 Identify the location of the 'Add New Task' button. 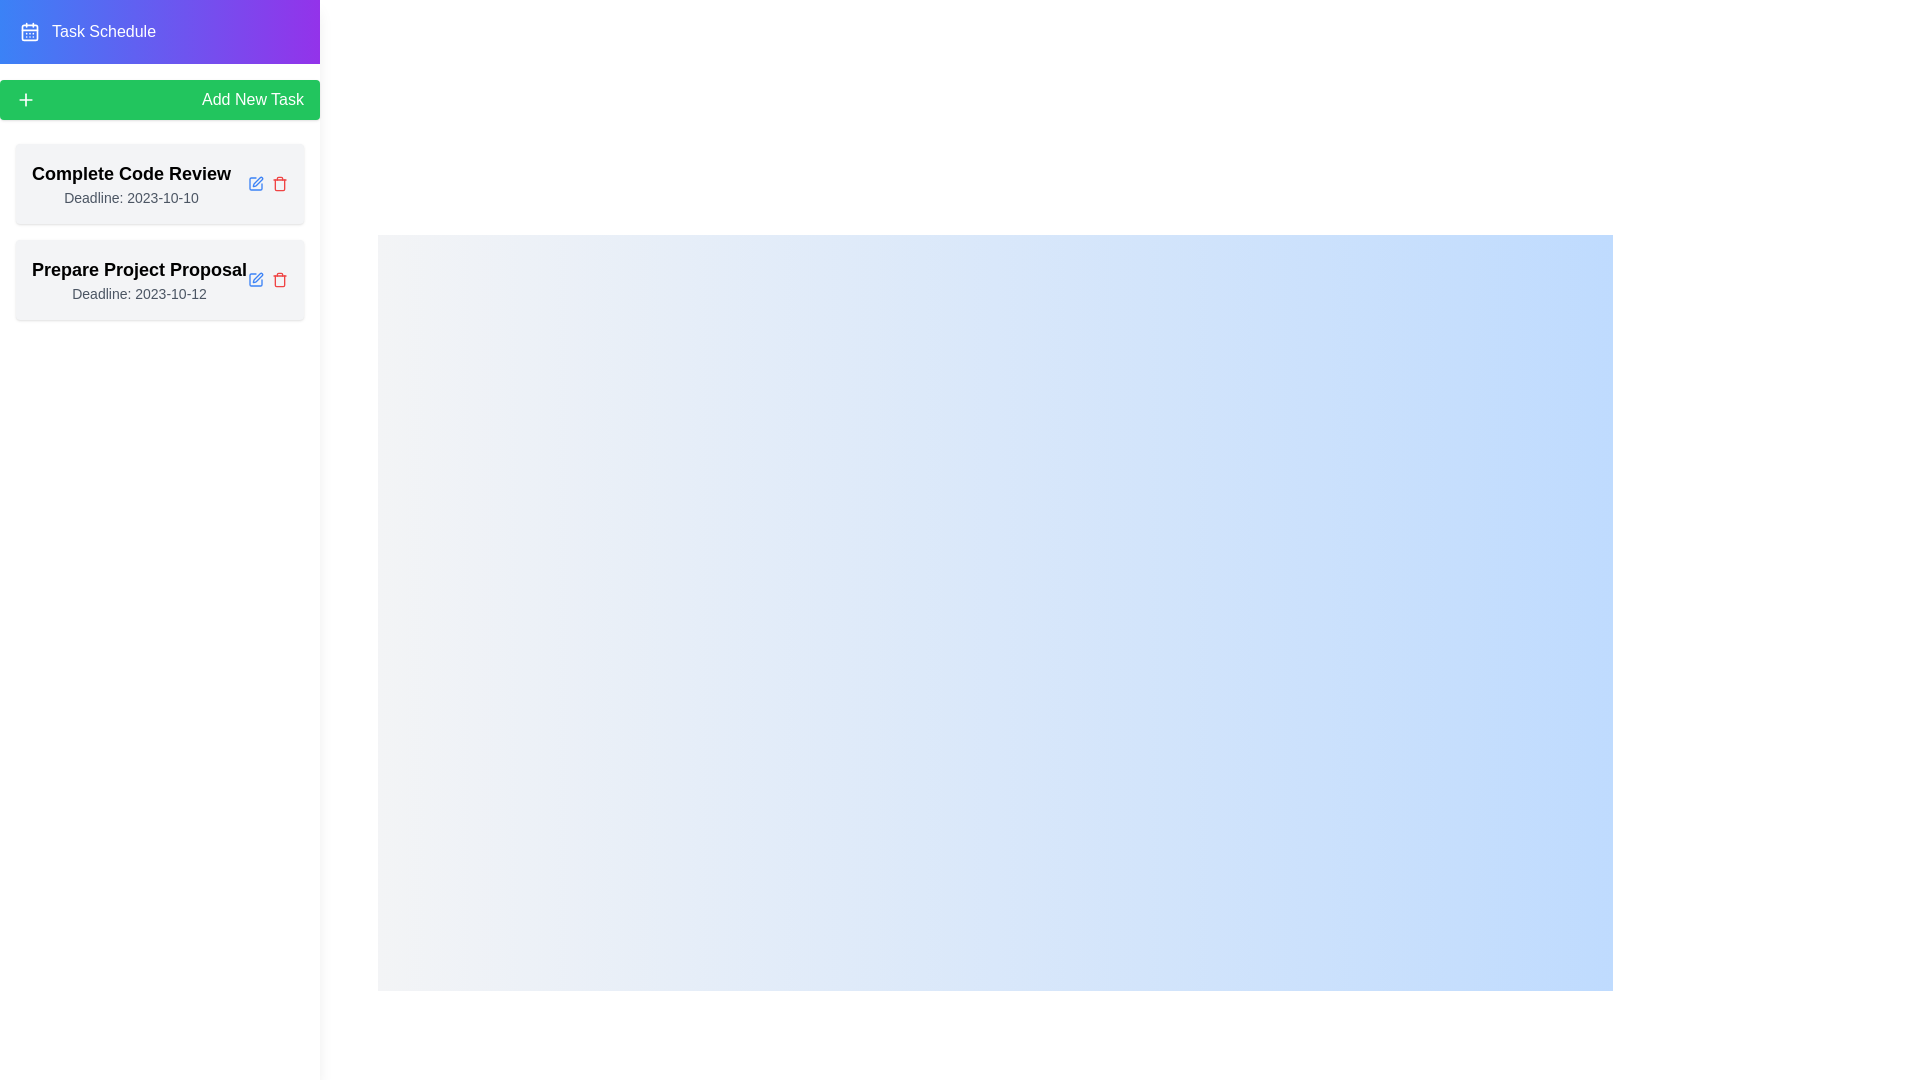
(158, 100).